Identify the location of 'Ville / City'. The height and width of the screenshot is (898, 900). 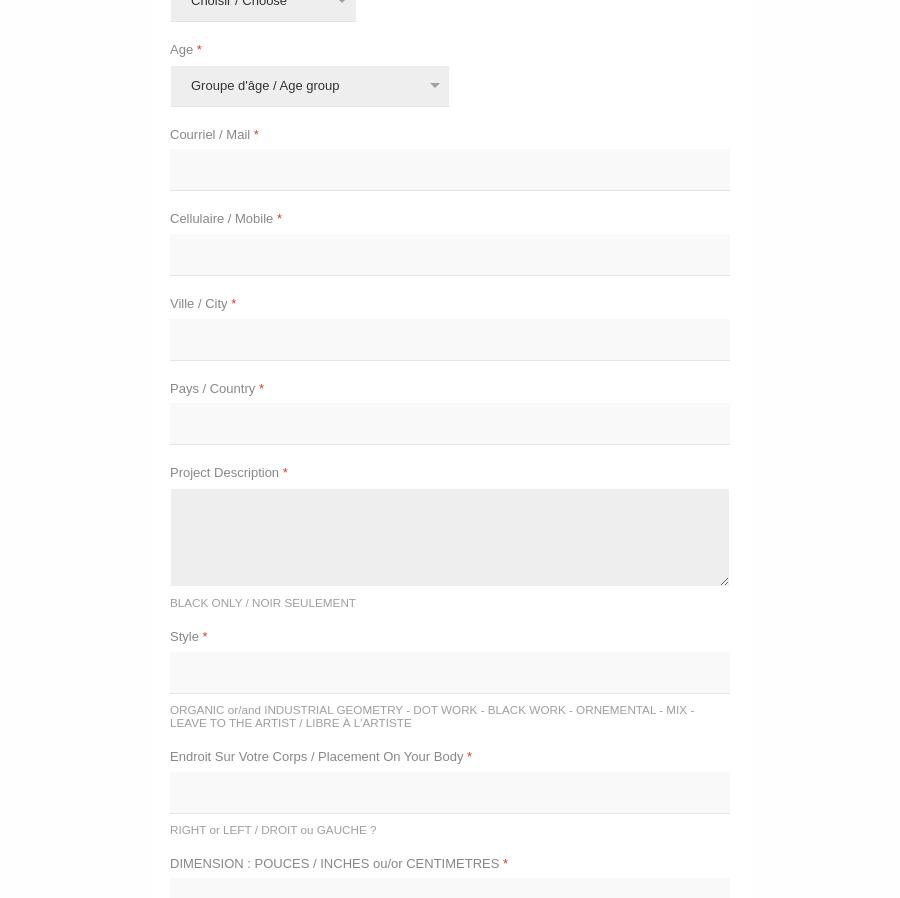
(200, 302).